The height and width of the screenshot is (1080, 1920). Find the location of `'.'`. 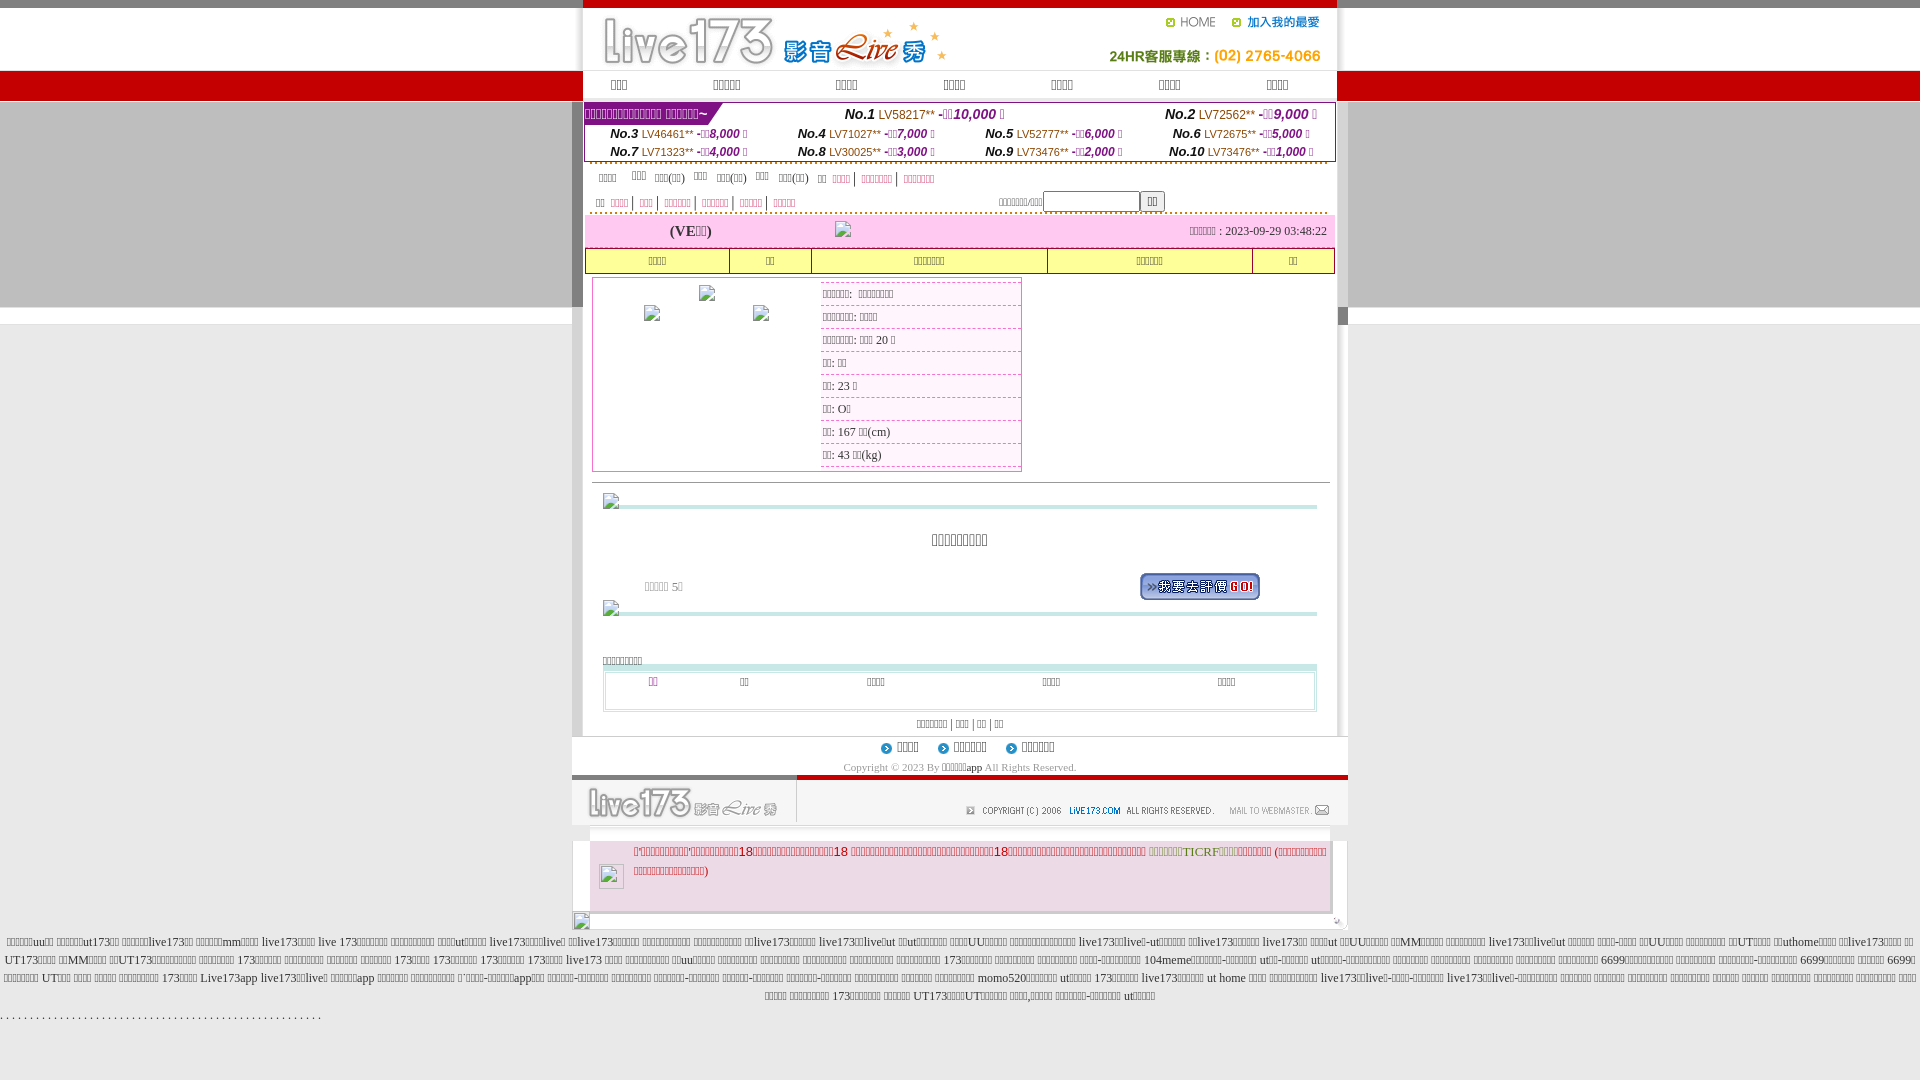

'.' is located at coordinates (169, 1014).